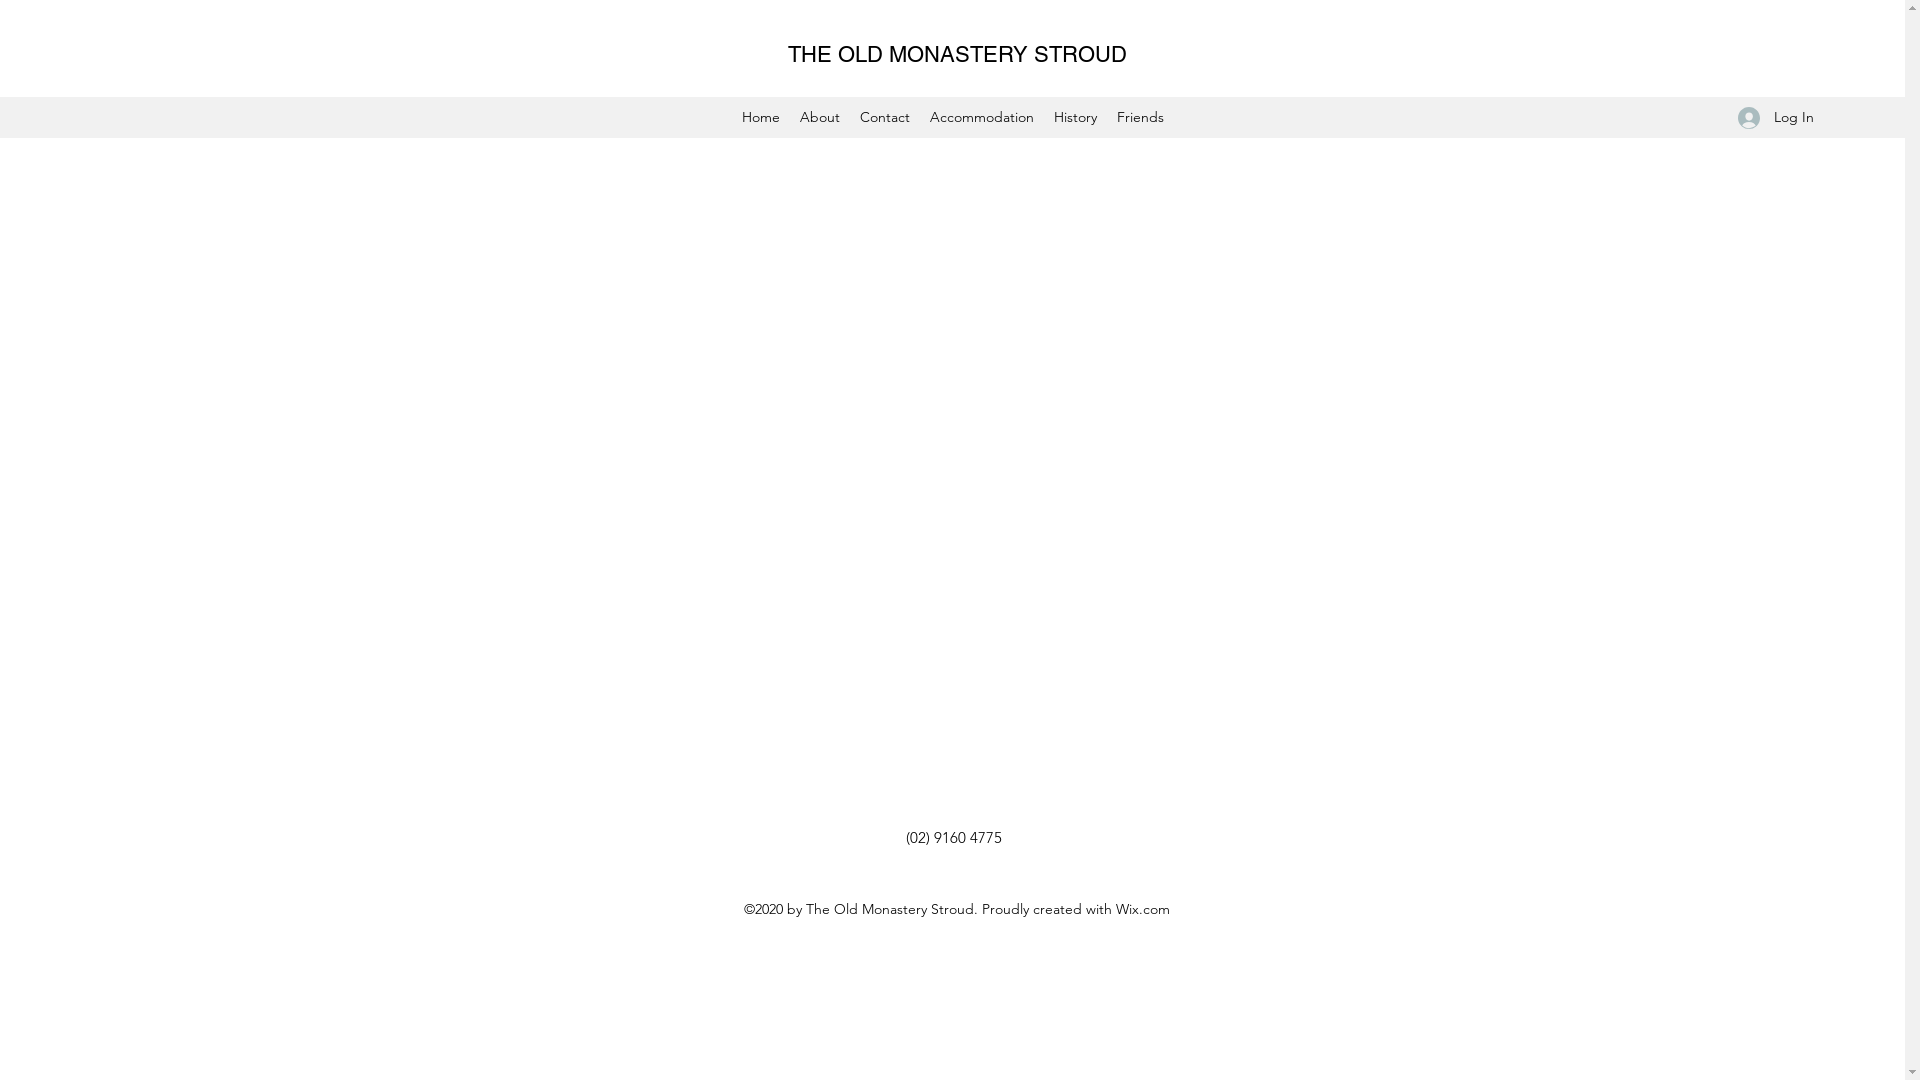  I want to click on 'Log In', so click(1776, 117).